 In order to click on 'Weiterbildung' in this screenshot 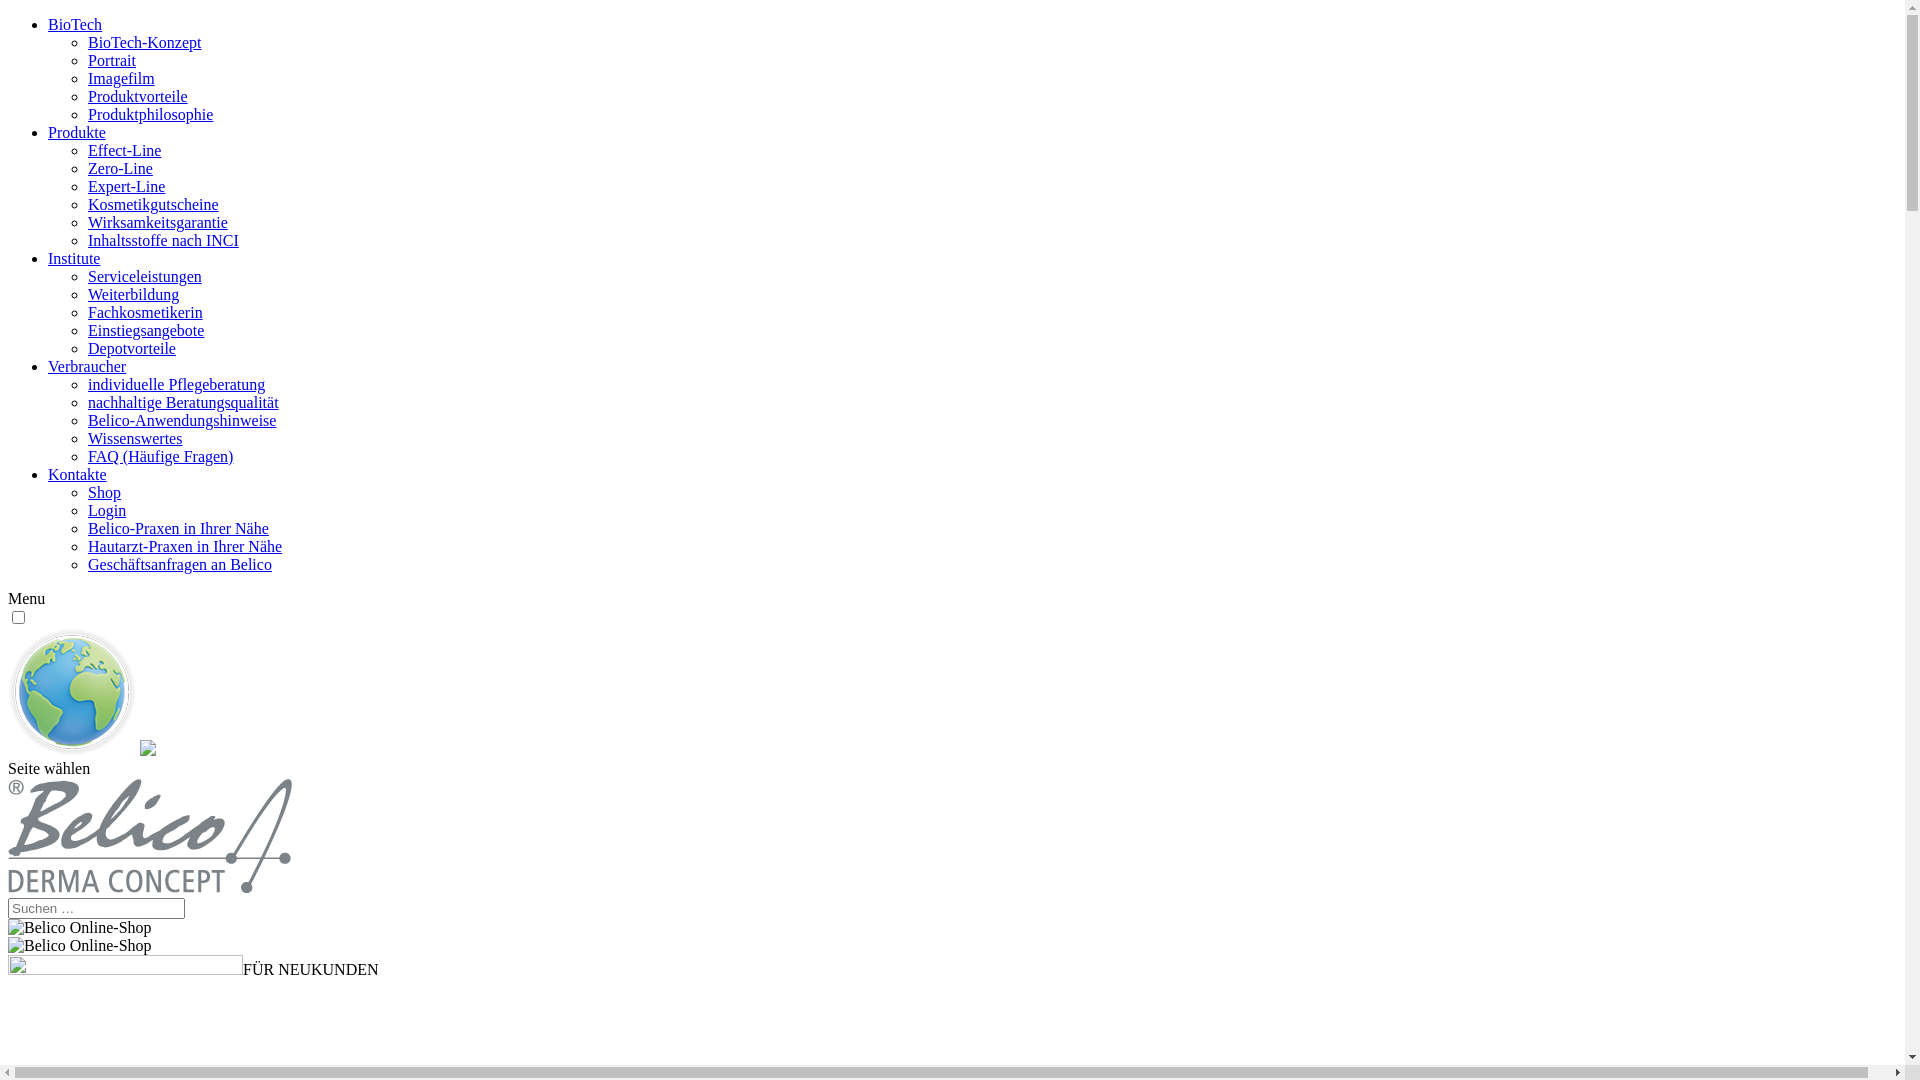, I will do `click(132, 294)`.